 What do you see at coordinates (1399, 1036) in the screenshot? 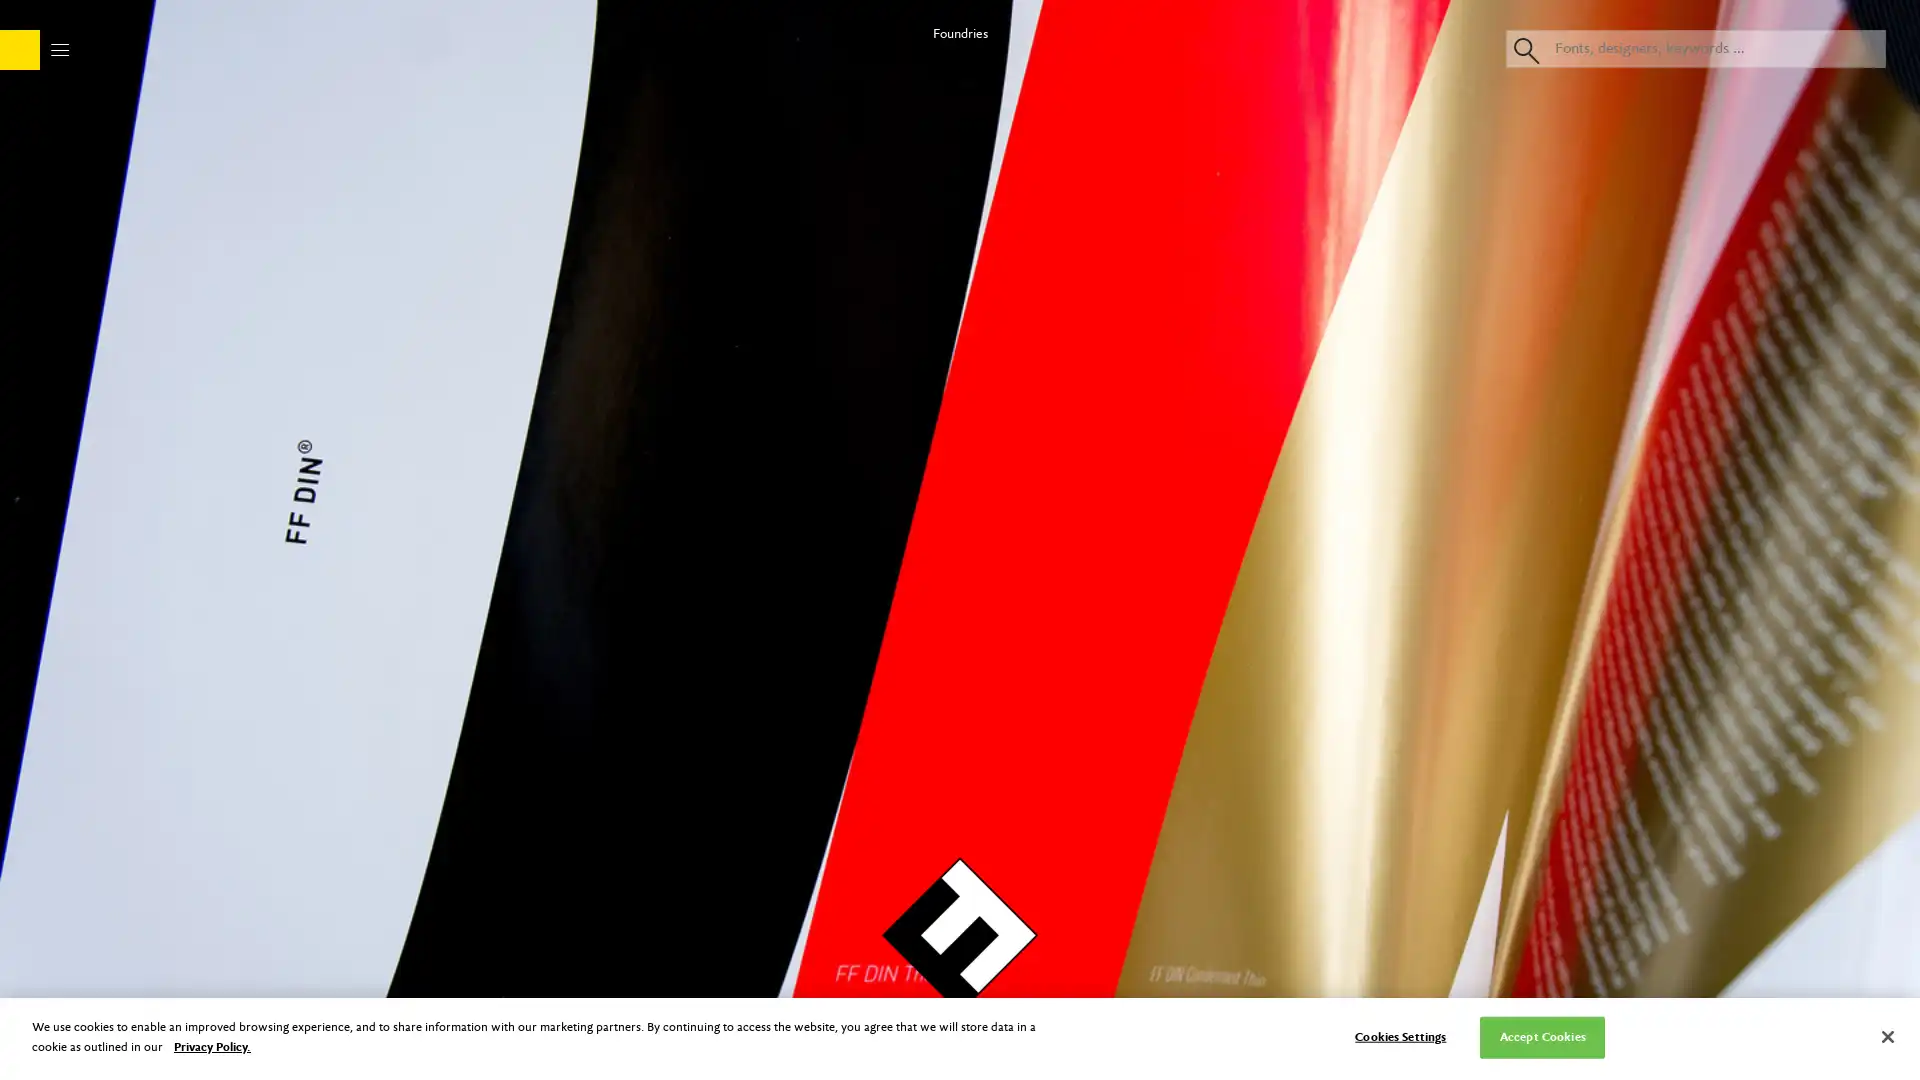
I see `Cookies Settings` at bounding box center [1399, 1036].